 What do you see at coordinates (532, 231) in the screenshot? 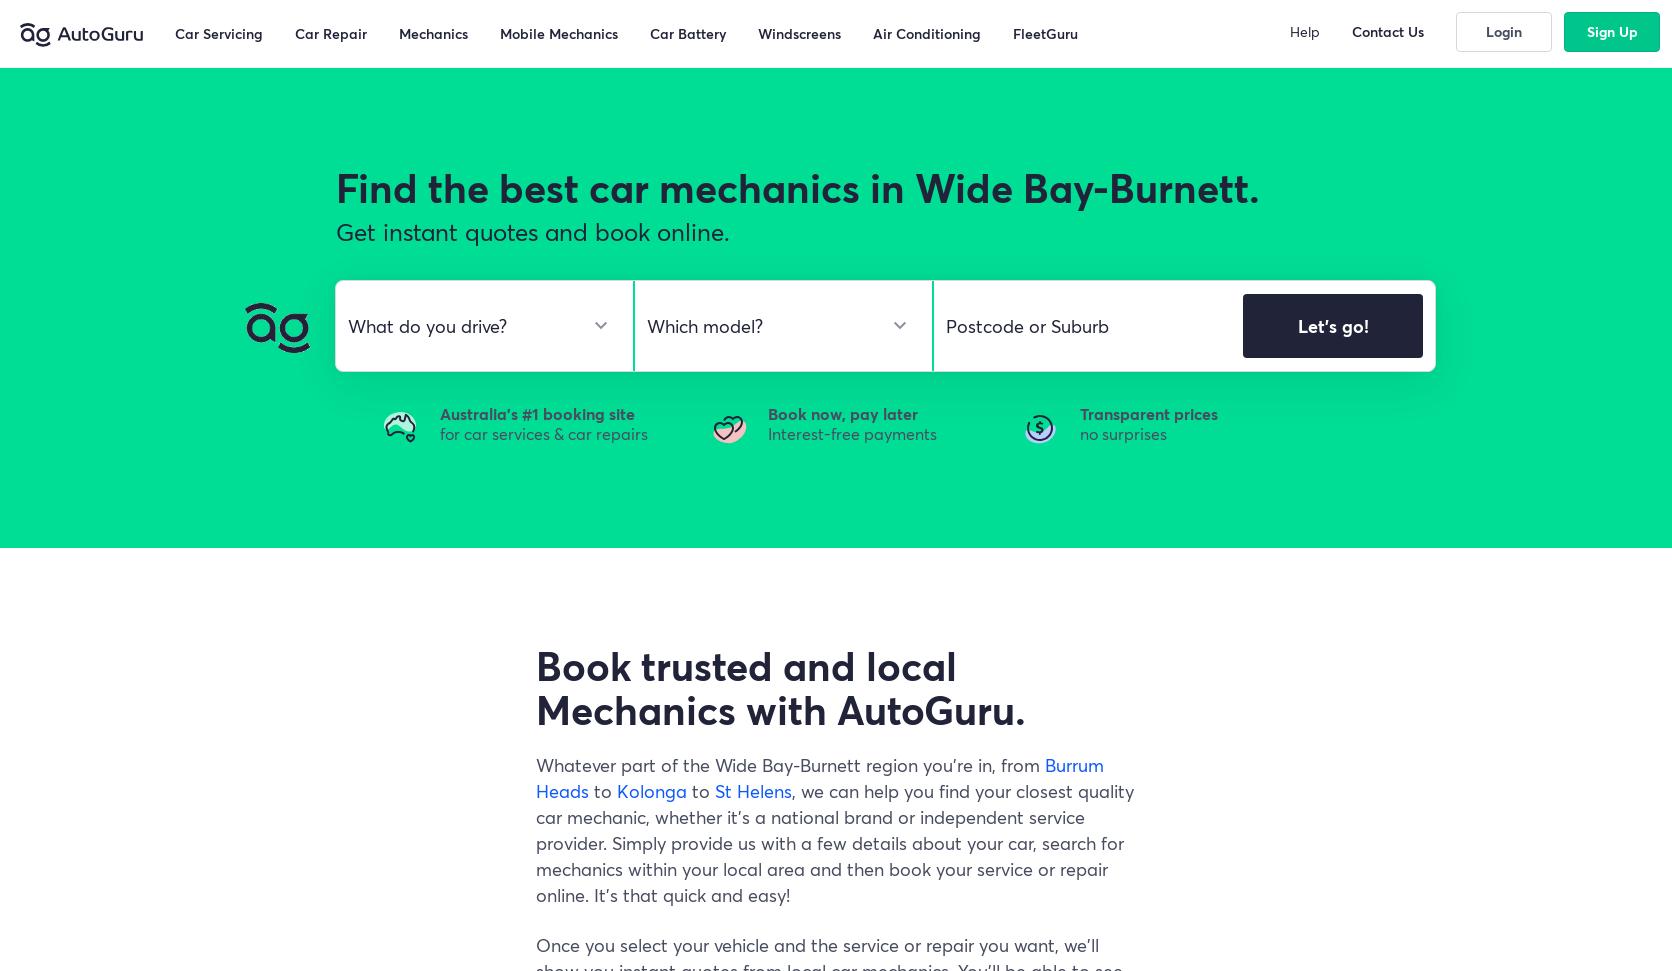
I see `'Get instant quotes and book online.'` at bounding box center [532, 231].